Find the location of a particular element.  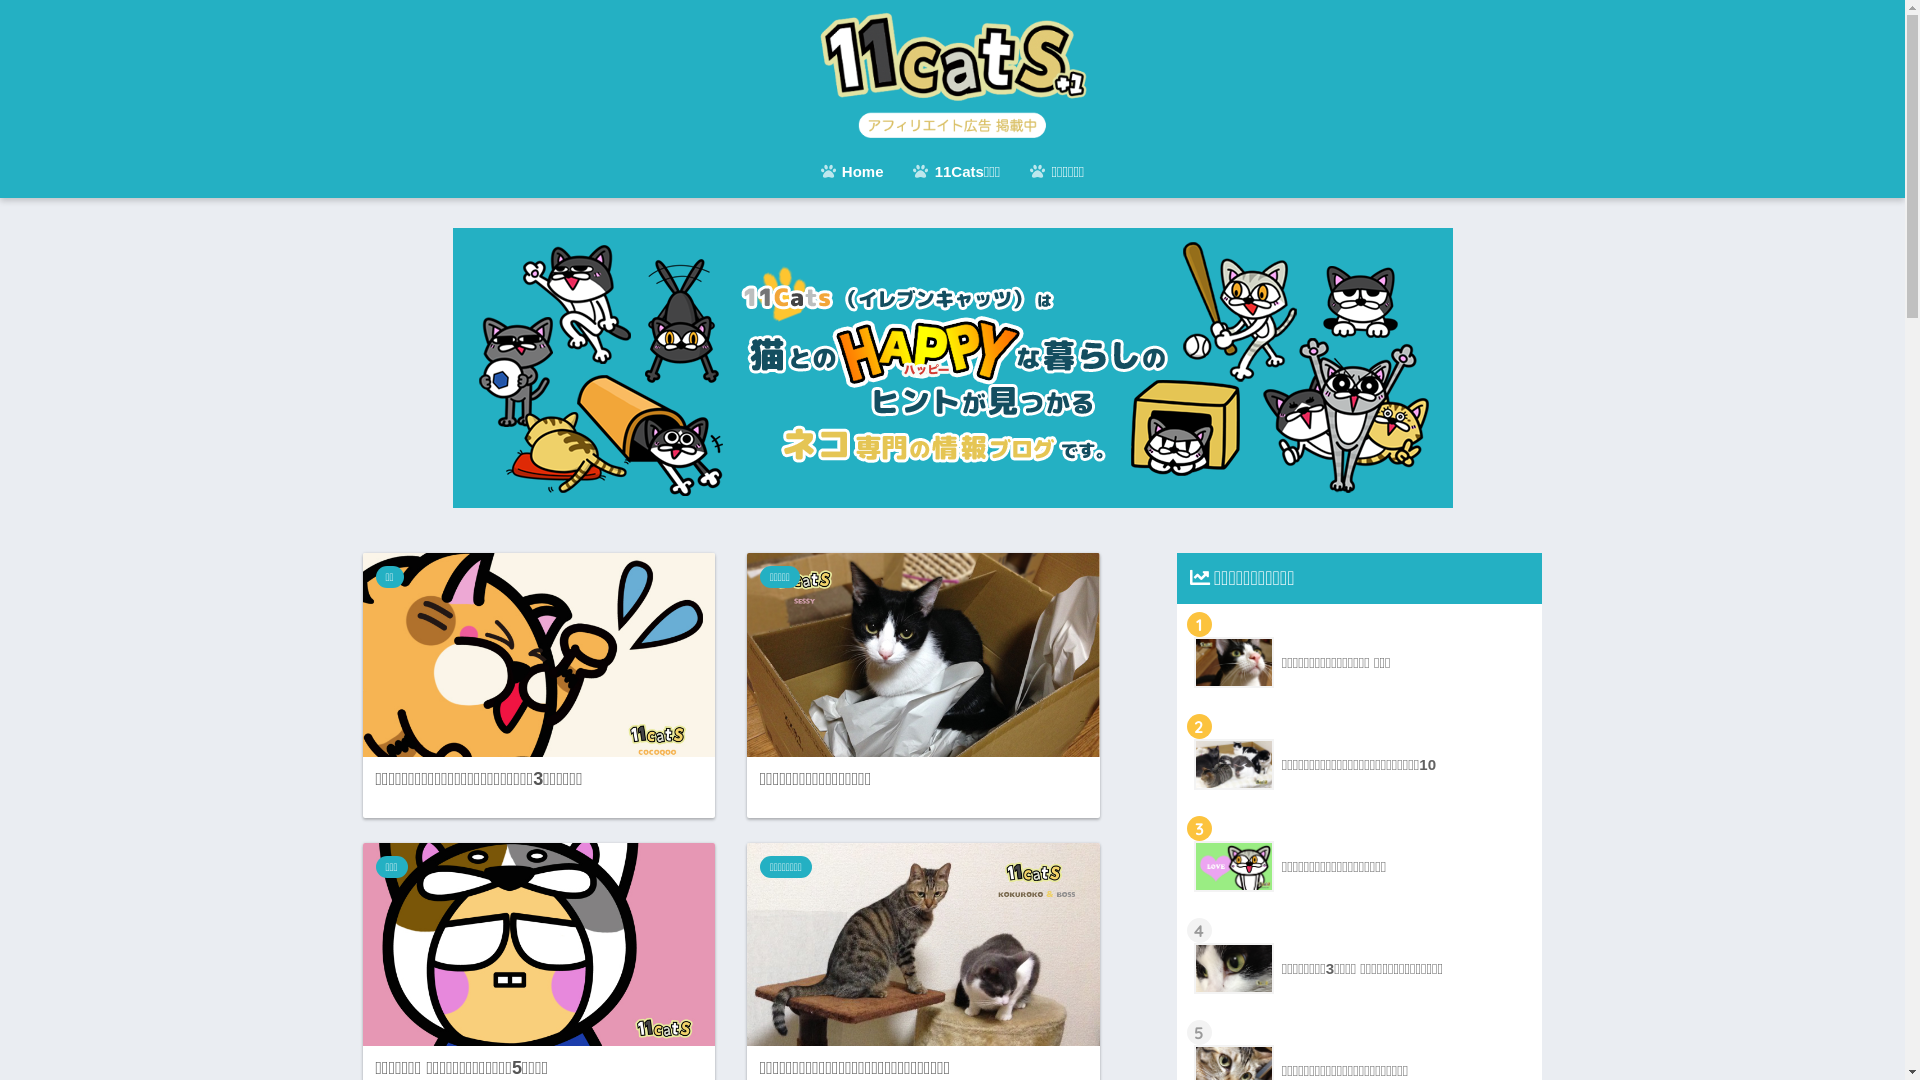

'Home' is located at coordinates (806, 172).